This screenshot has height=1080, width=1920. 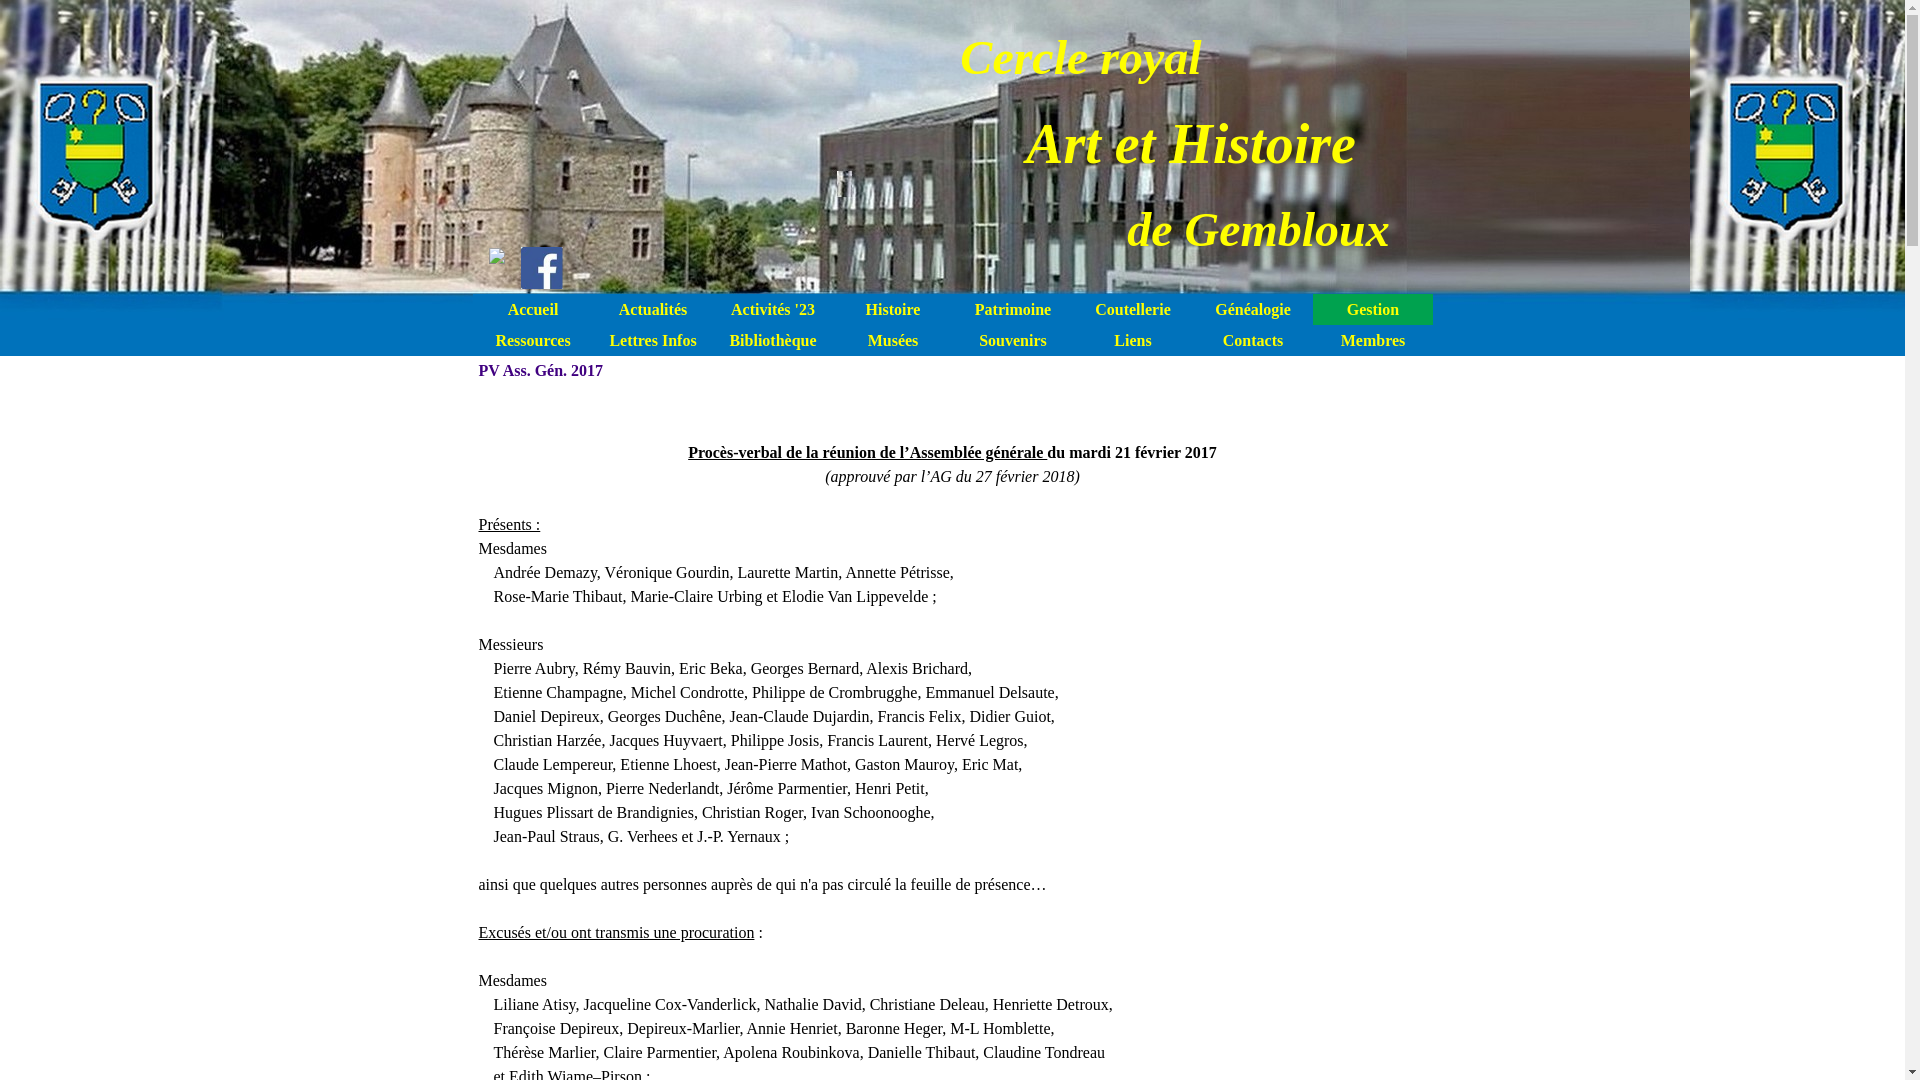 What do you see at coordinates (1012, 339) in the screenshot?
I see `'Souvenirs'` at bounding box center [1012, 339].